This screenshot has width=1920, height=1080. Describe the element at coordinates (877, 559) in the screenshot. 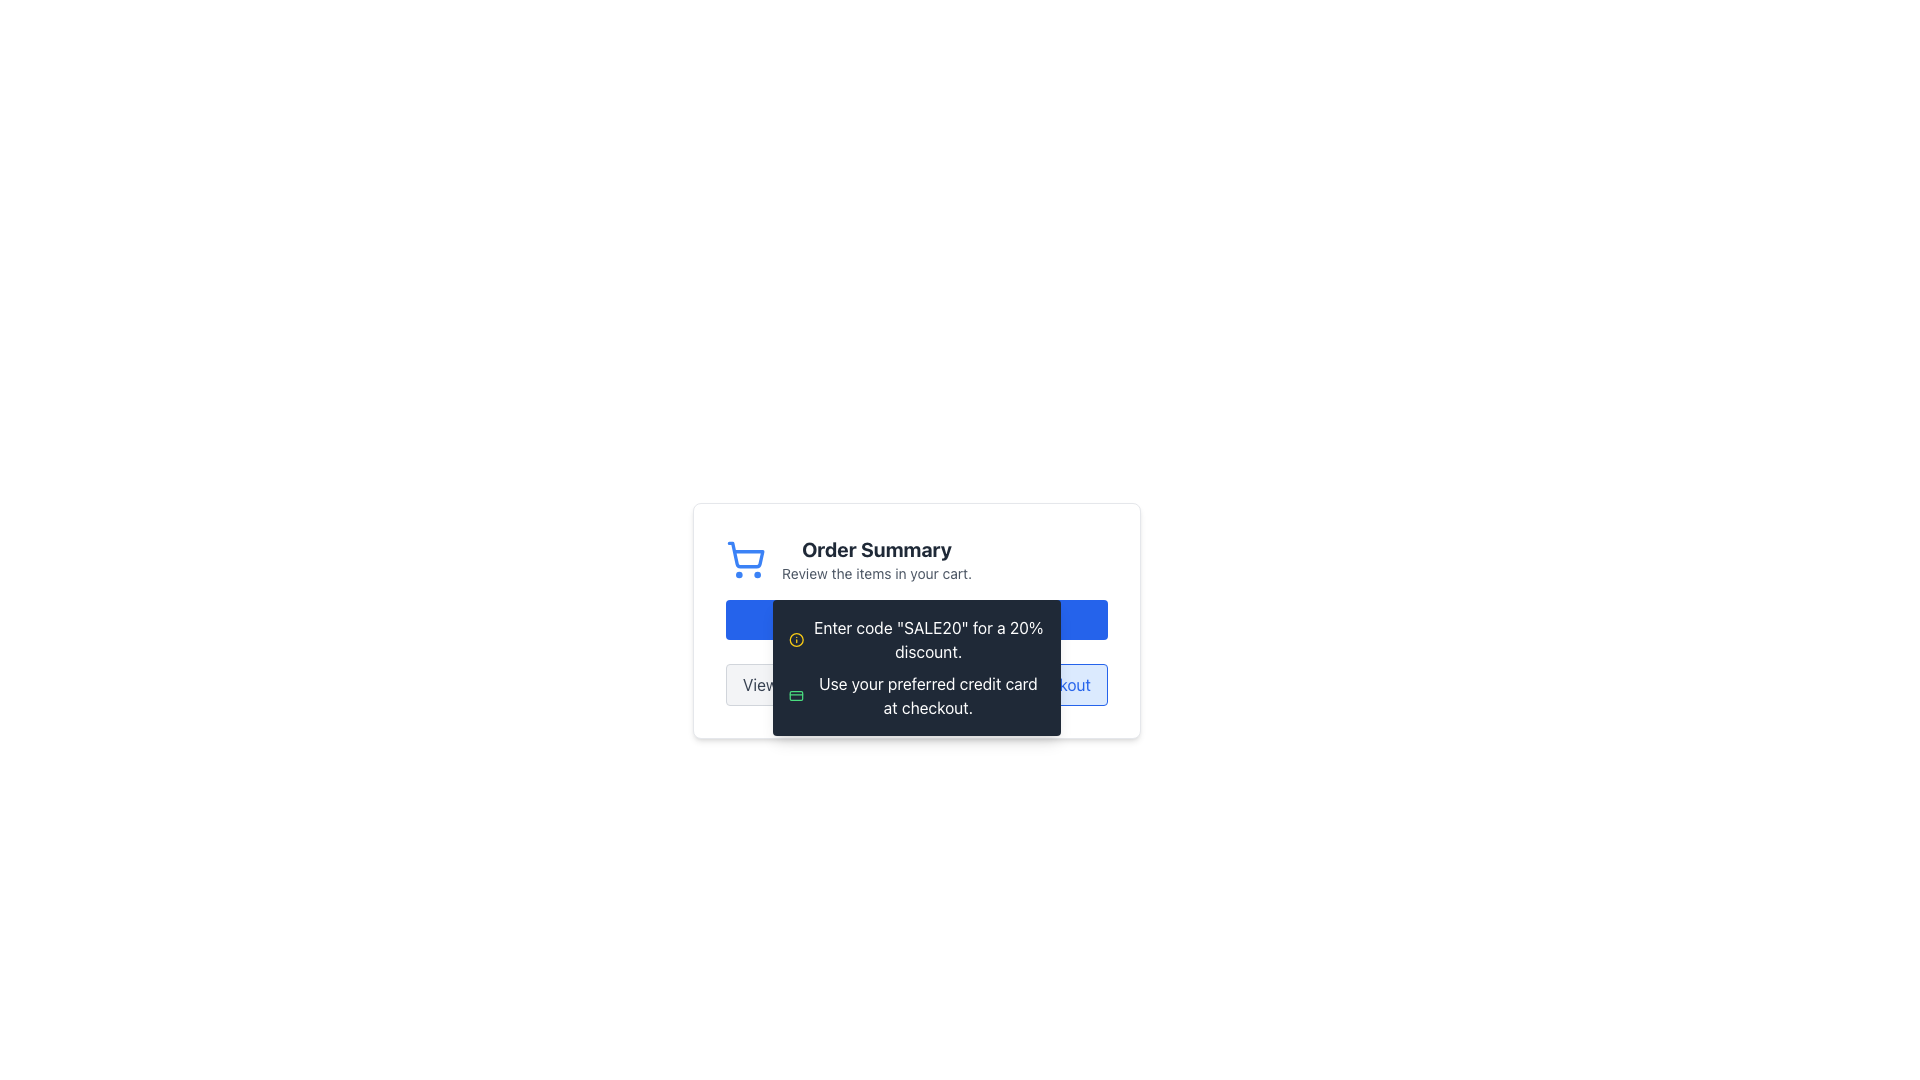

I see `the 'Order Summary' text label which contains two lines of text, with the first line in bold and larger font, and the second line in a smaller, lighter font, located centrally in the component to the right of a shopping cart icon` at that location.